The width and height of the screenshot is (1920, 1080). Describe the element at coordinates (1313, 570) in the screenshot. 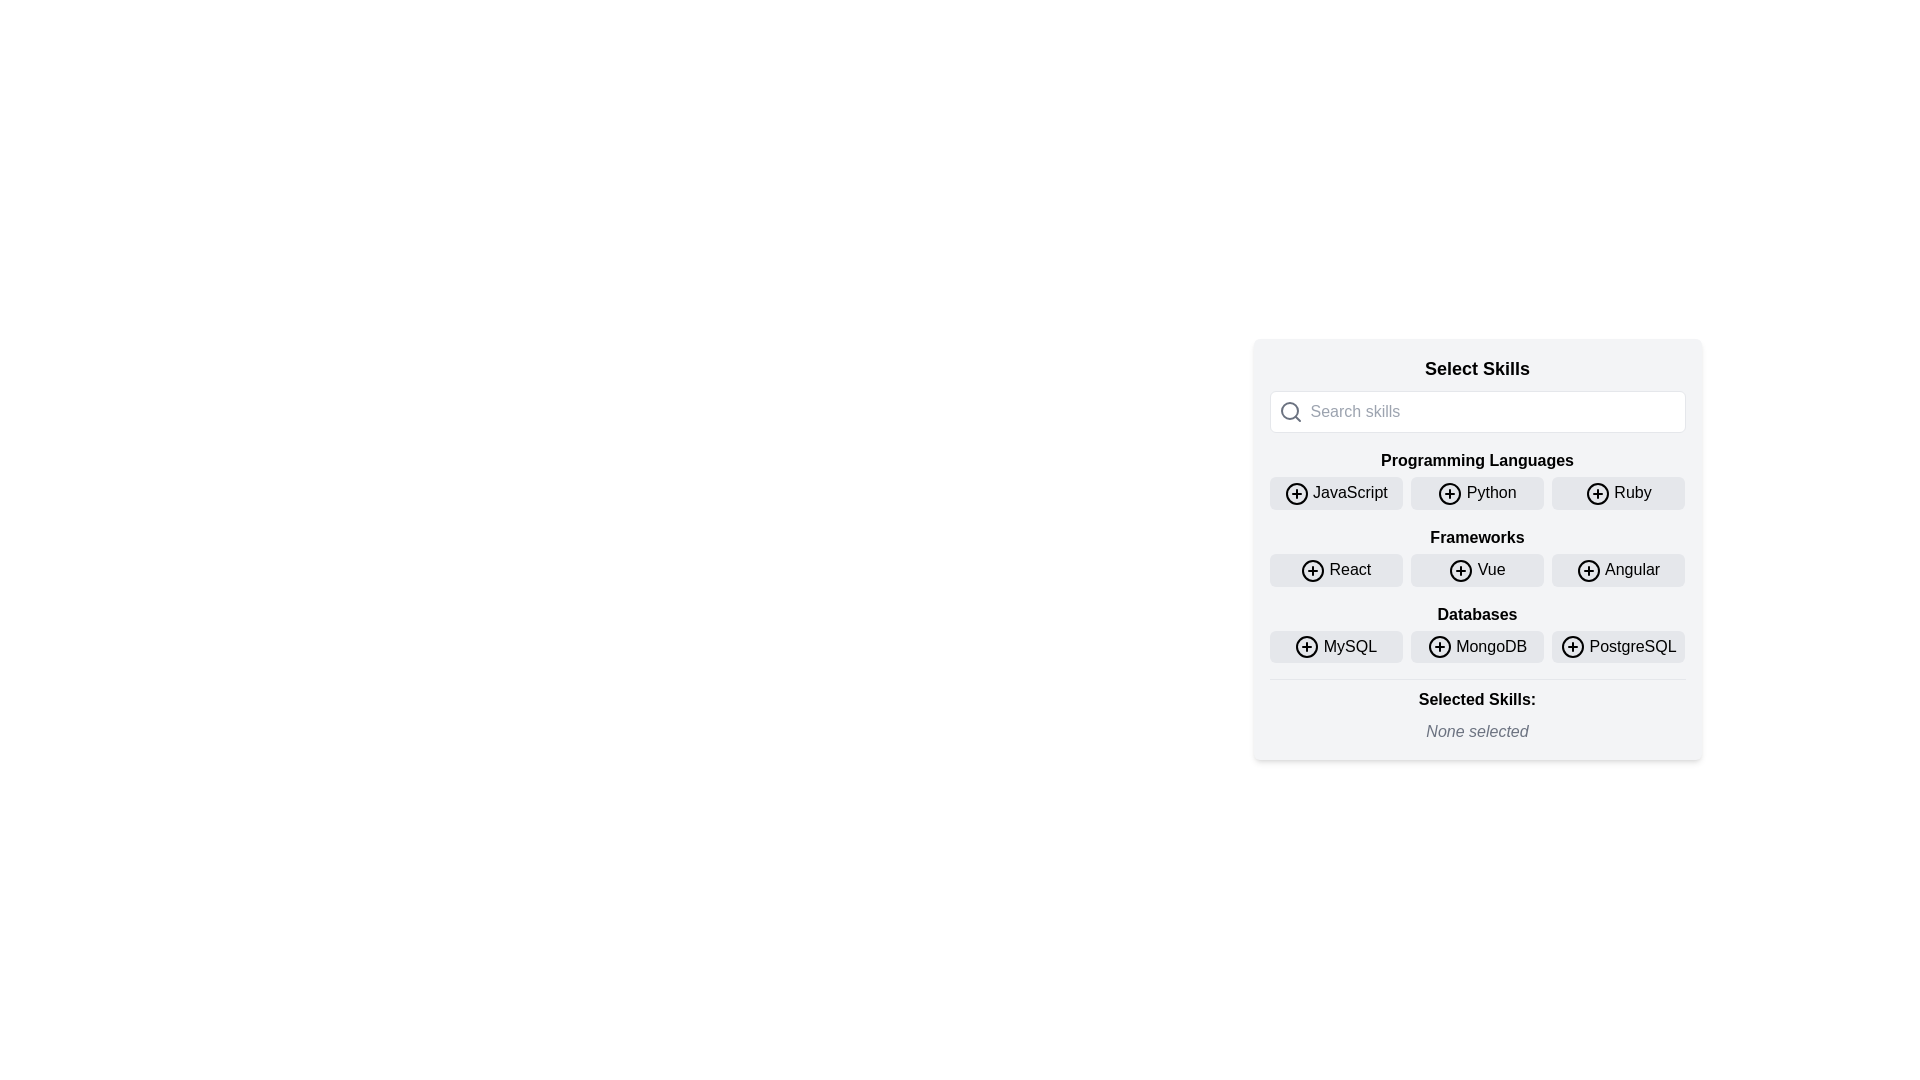

I see `the 'React' framework icon` at that location.